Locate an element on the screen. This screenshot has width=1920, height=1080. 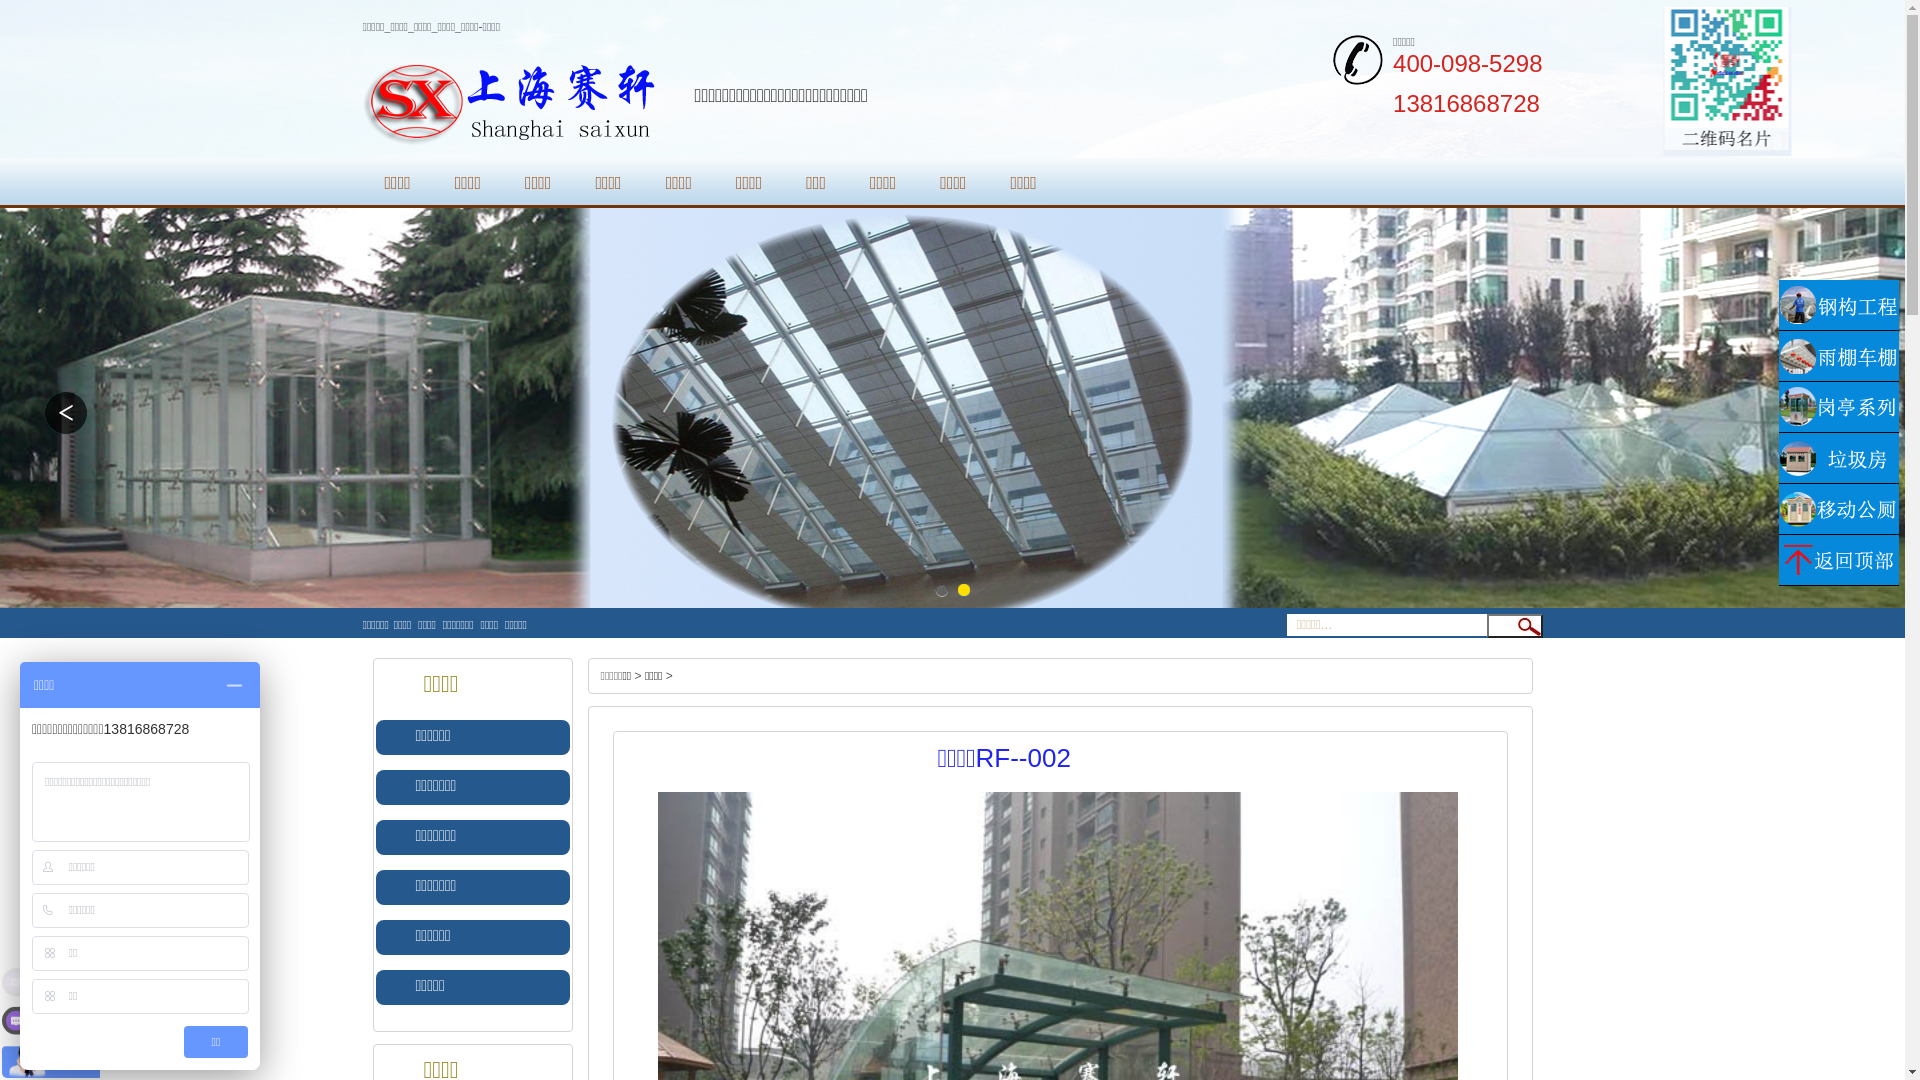
'1' is located at coordinates (939, 589).